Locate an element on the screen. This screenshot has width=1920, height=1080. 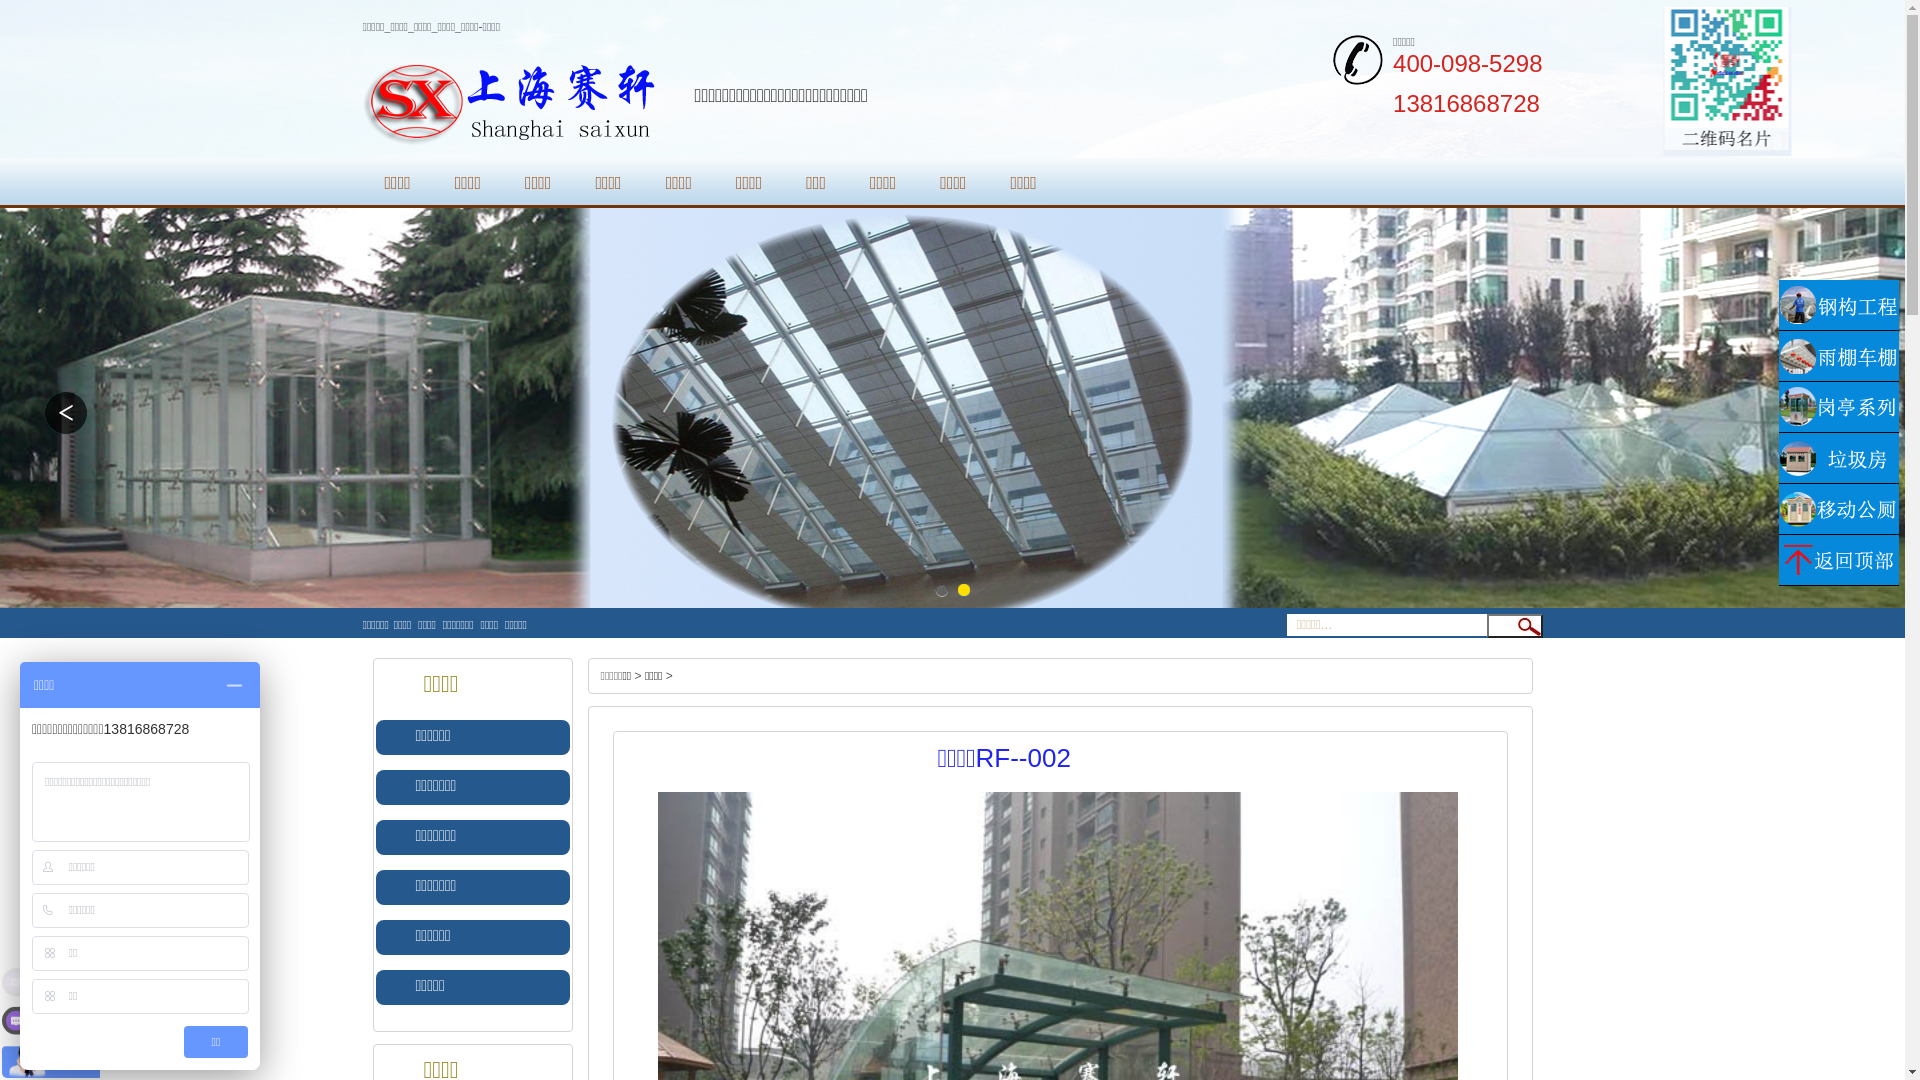
'1' is located at coordinates (939, 589).